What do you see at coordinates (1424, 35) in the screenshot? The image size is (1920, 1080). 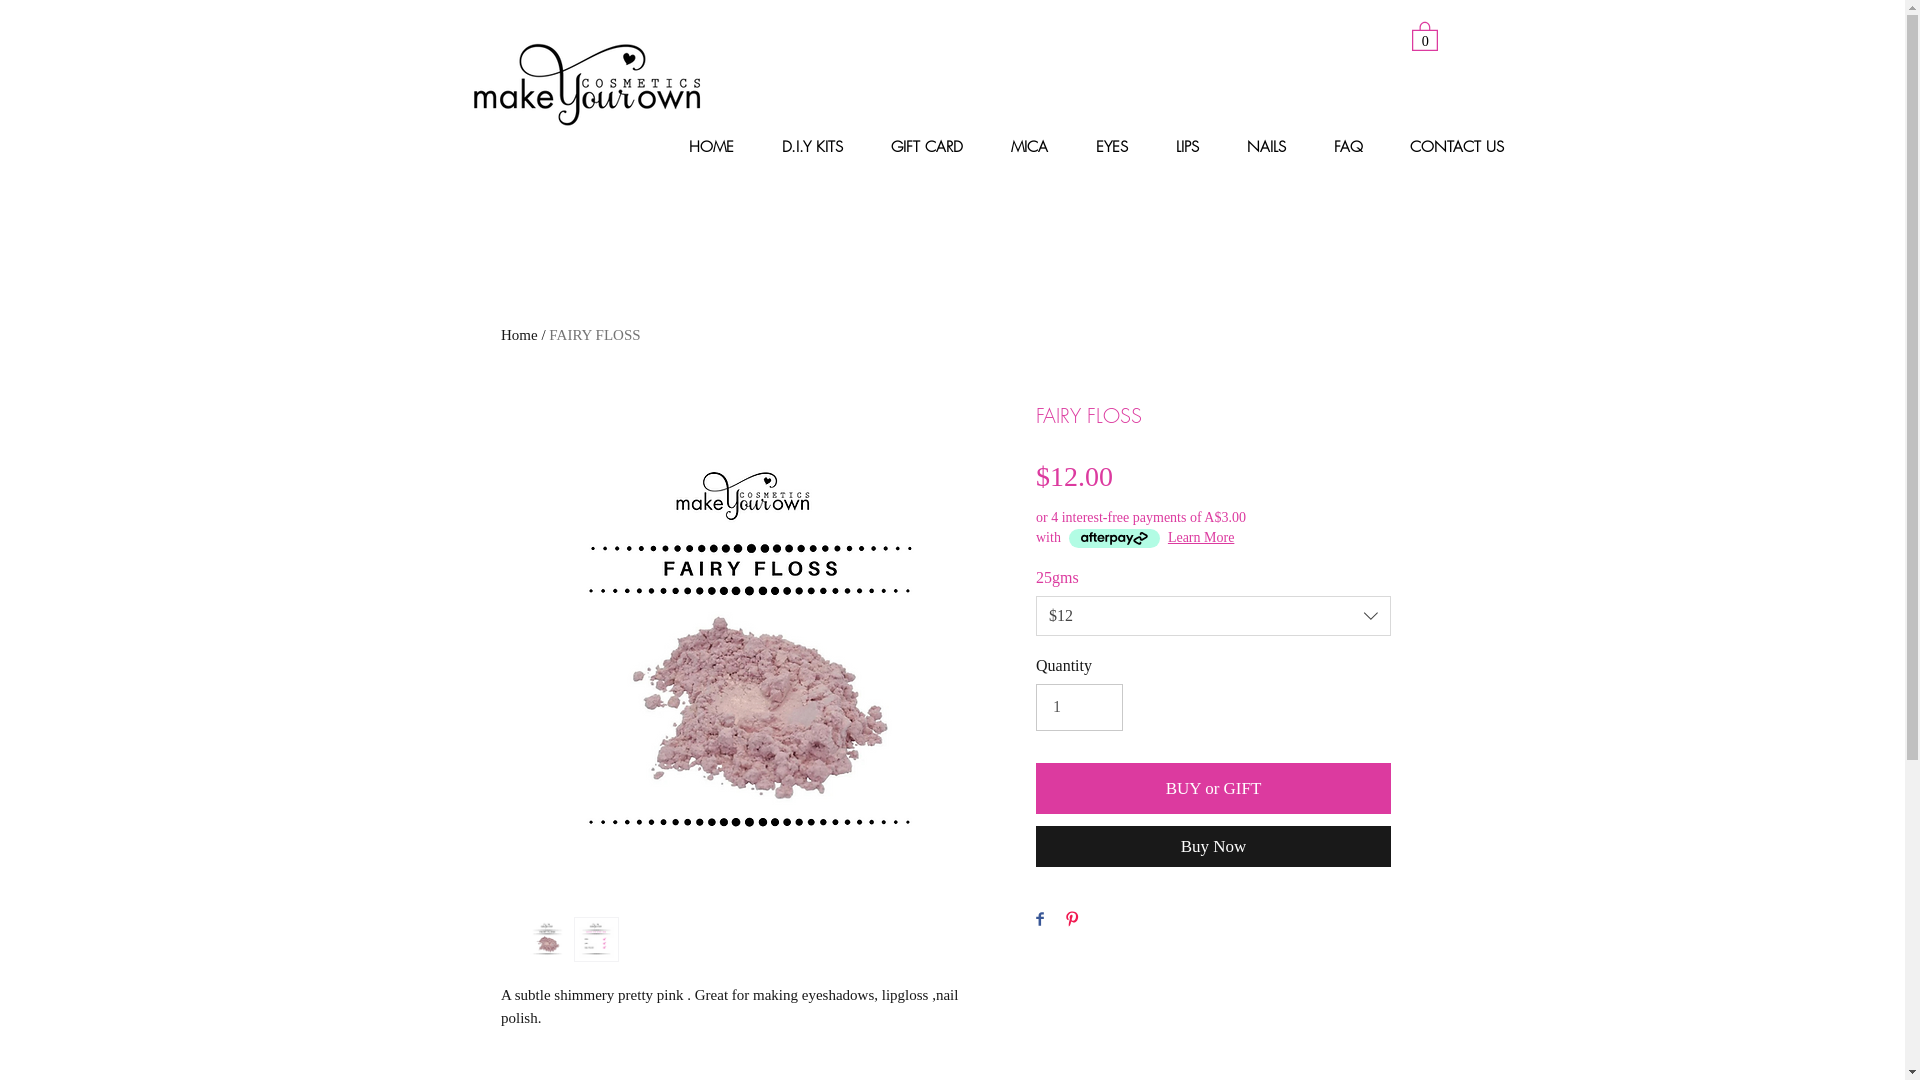 I see `'0'` at bounding box center [1424, 35].